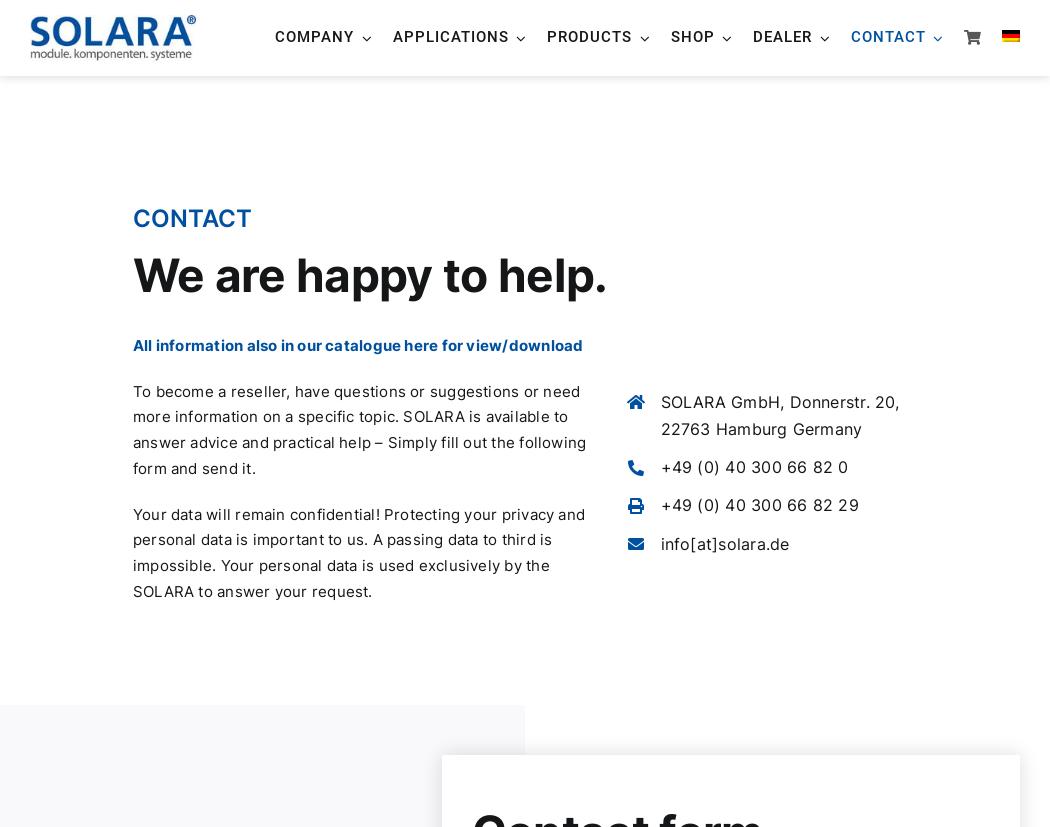 The image size is (1050, 827). What do you see at coordinates (659, 503) in the screenshot?
I see `'+49 (0) 40 300 66 82 29'` at bounding box center [659, 503].